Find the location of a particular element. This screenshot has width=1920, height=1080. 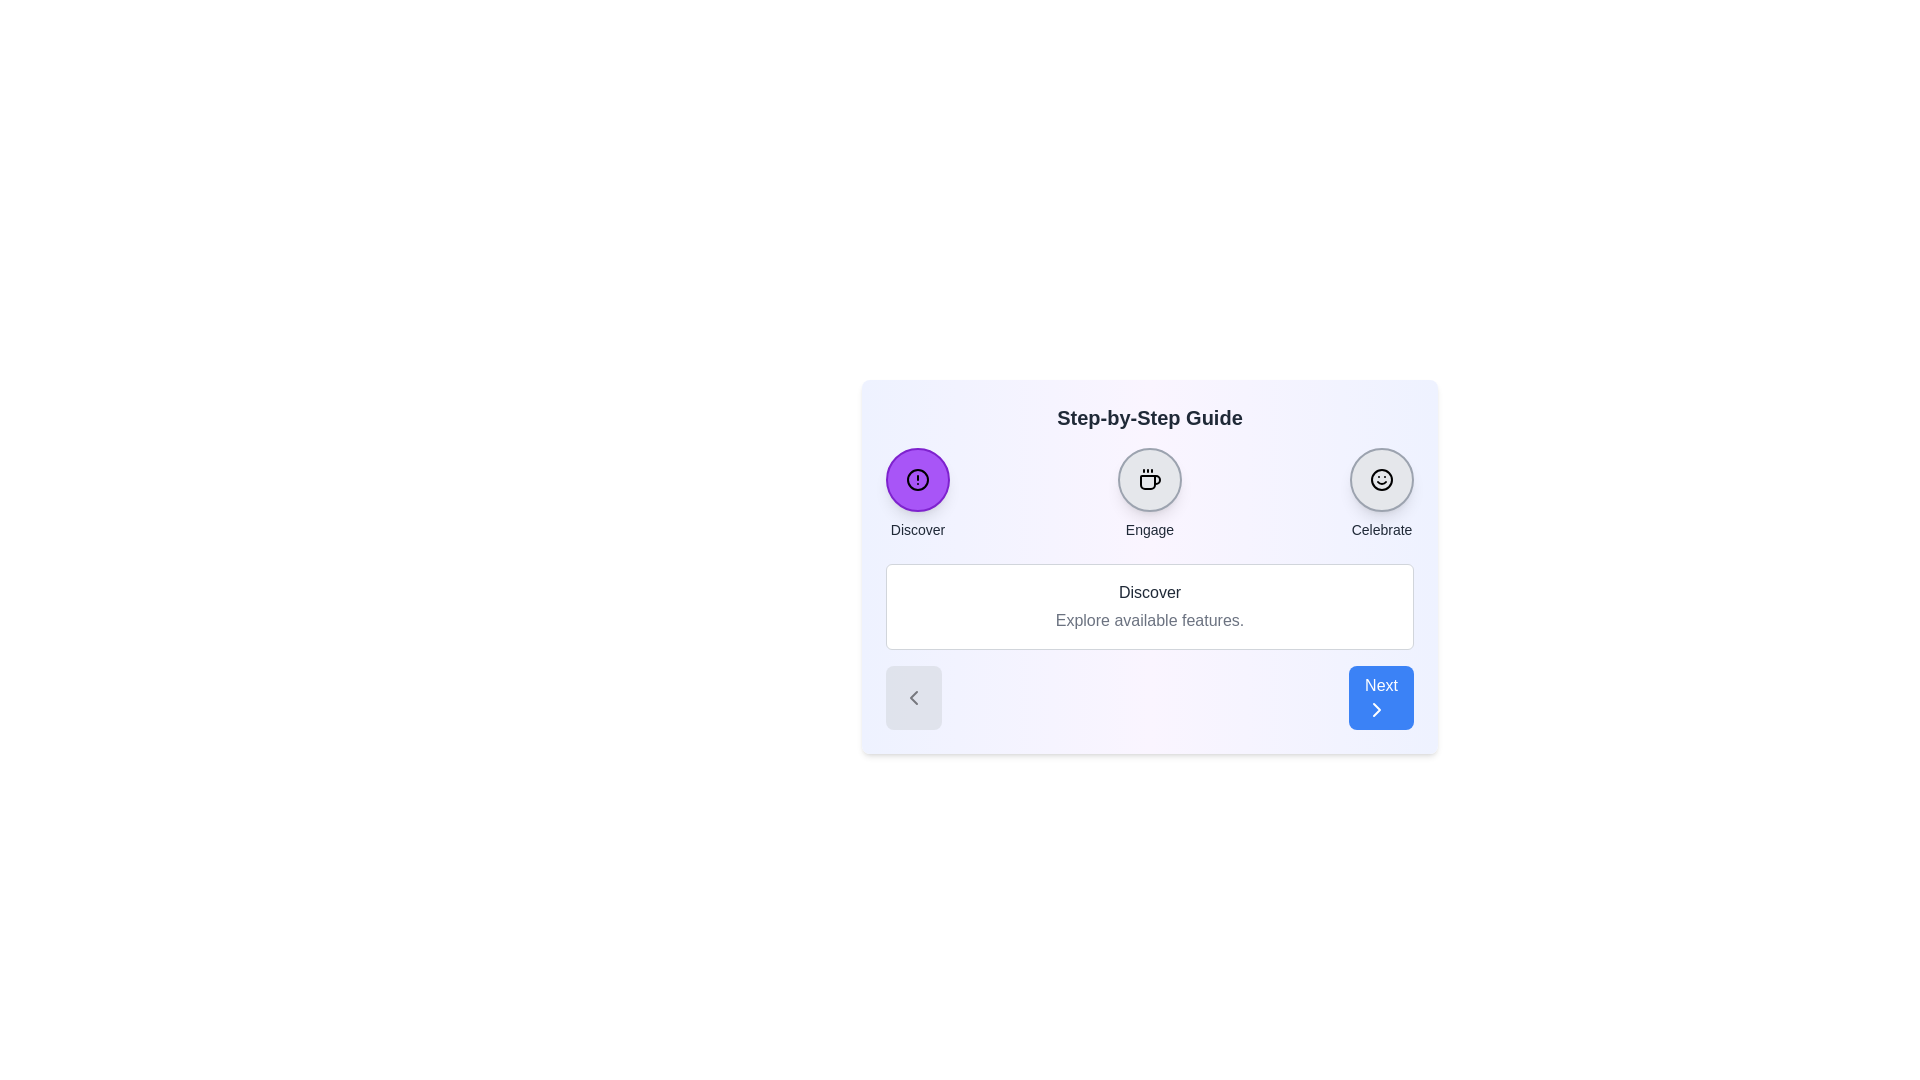

the purple circular button with an exclamation mark icon and the label 'Discover' is located at coordinates (916, 493).